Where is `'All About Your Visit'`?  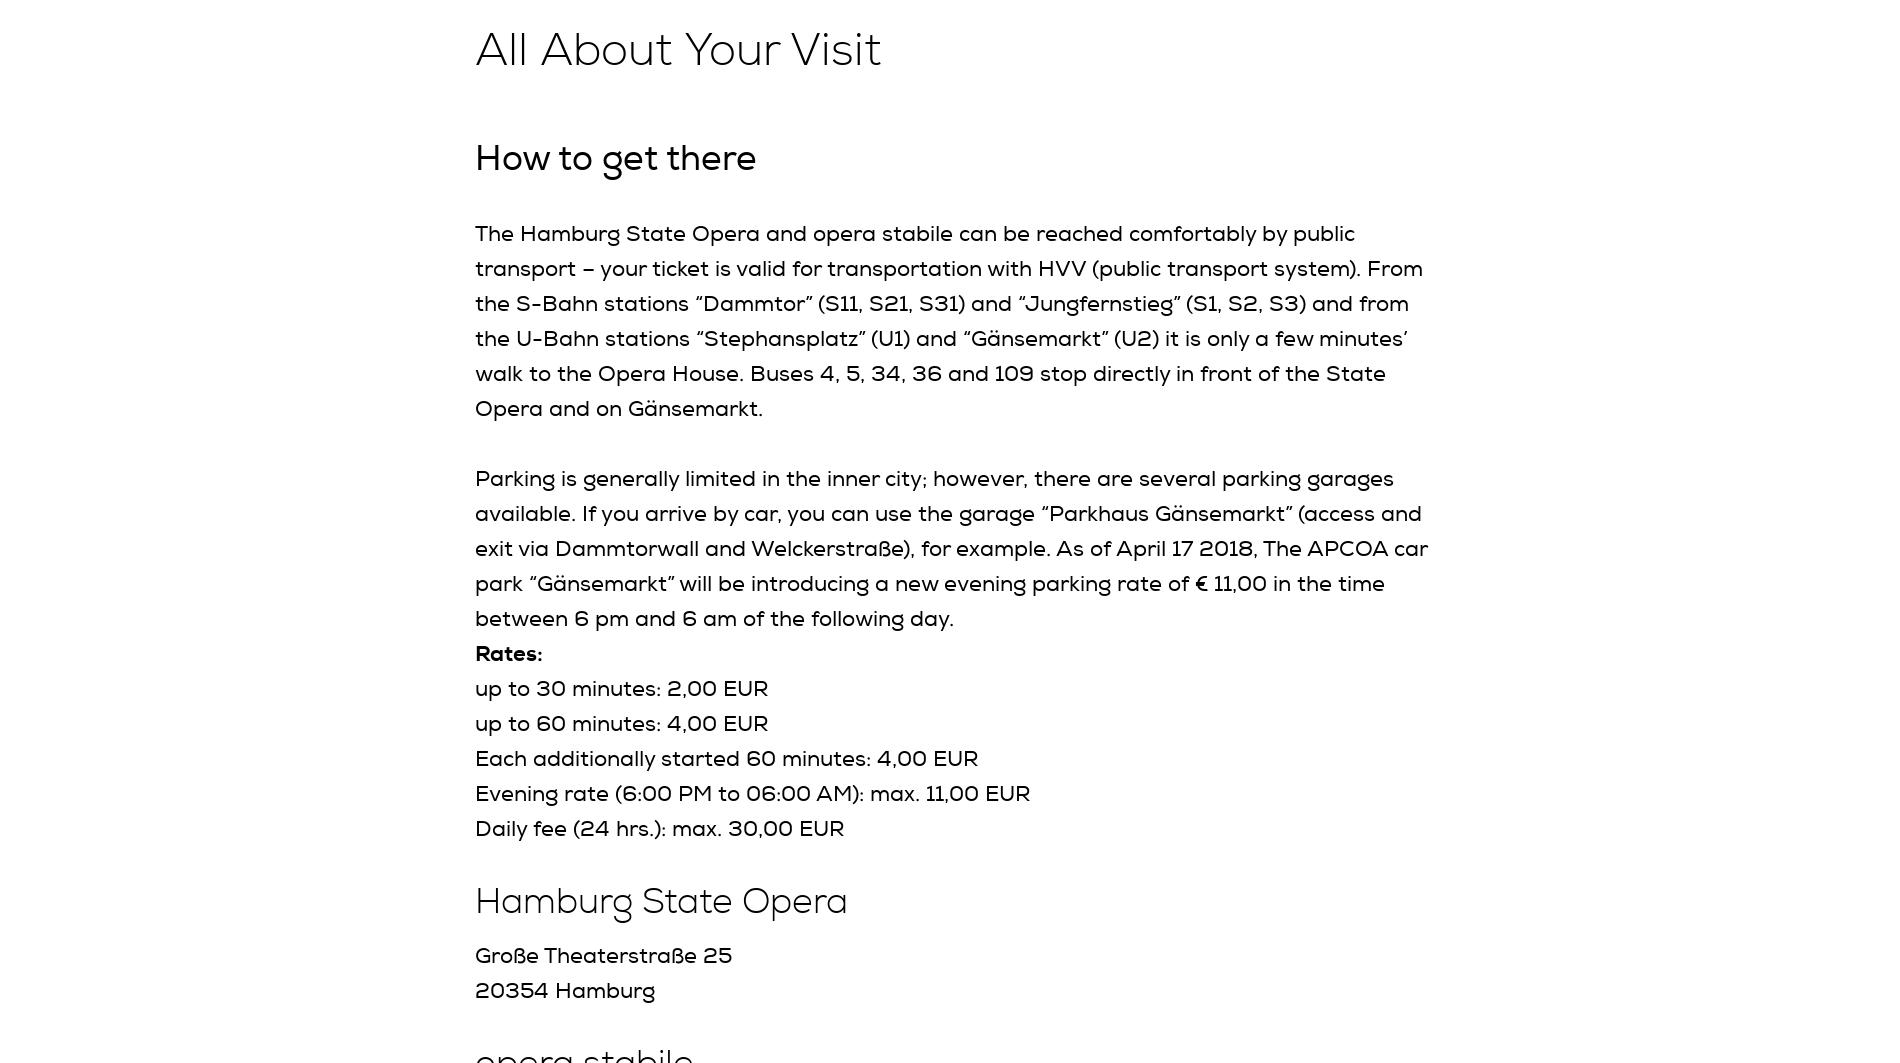
'All About Your Visit' is located at coordinates (677, 50).